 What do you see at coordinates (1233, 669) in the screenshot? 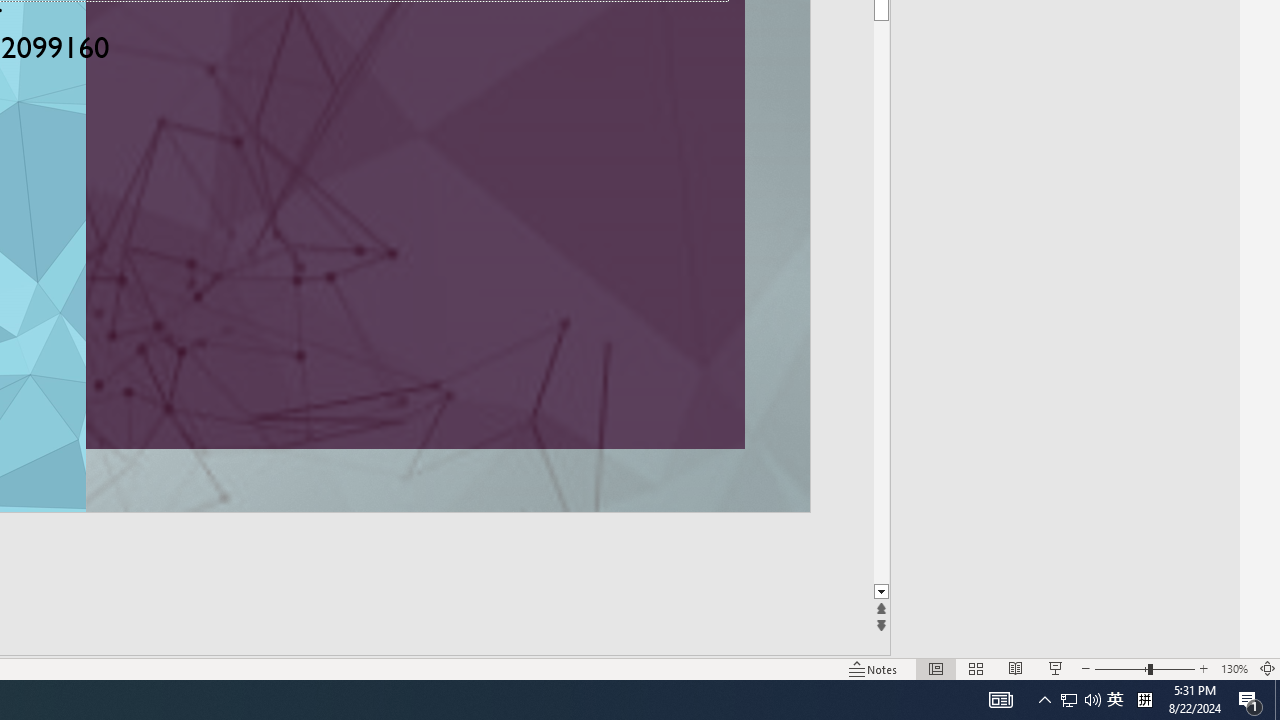
I see `'Zoom 130%'` at bounding box center [1233, 669].